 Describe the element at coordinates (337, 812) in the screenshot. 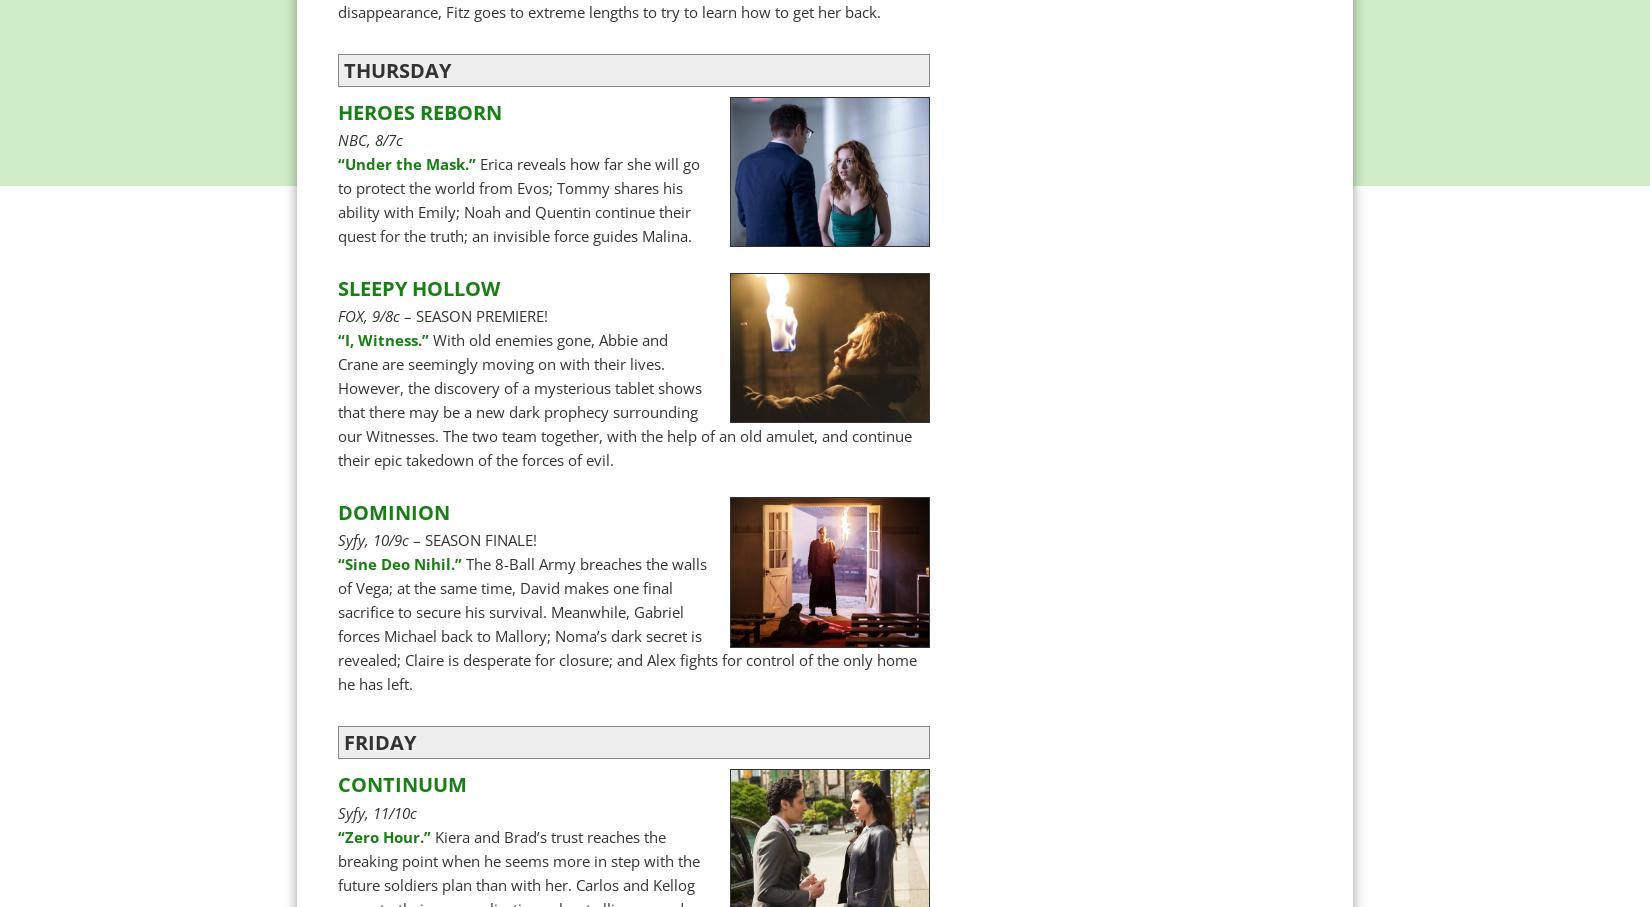

I see `'Syfy, 11/10c'` at that location.